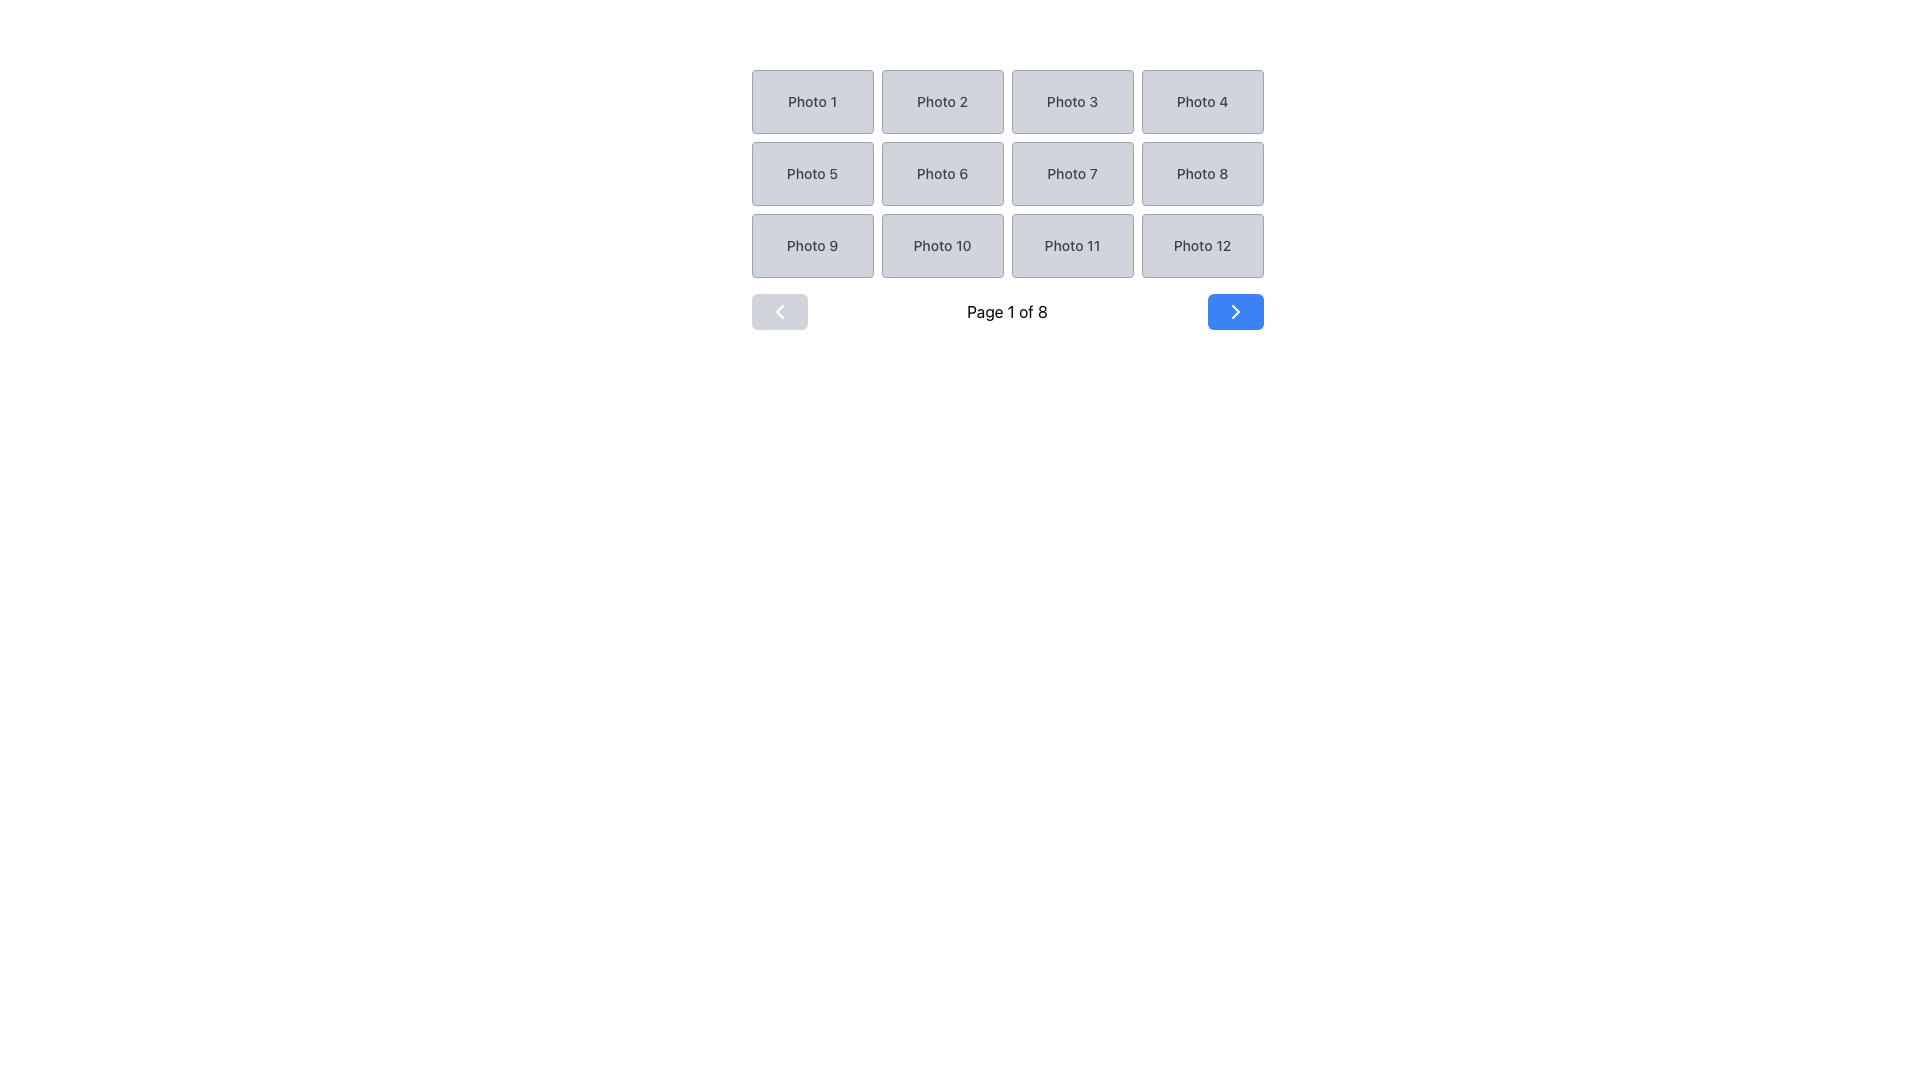 This screenshot has width=1920, height=1080. What do you see at coordinates (1201, 172) in the screenshot?
I see `the rectangular button labeled 'Photo 8' with a gray background, located in the second row and fourth column of the grid, below 'Photo 4' and to the right of 'Photo 7'` at bounding box center [1201, 172].